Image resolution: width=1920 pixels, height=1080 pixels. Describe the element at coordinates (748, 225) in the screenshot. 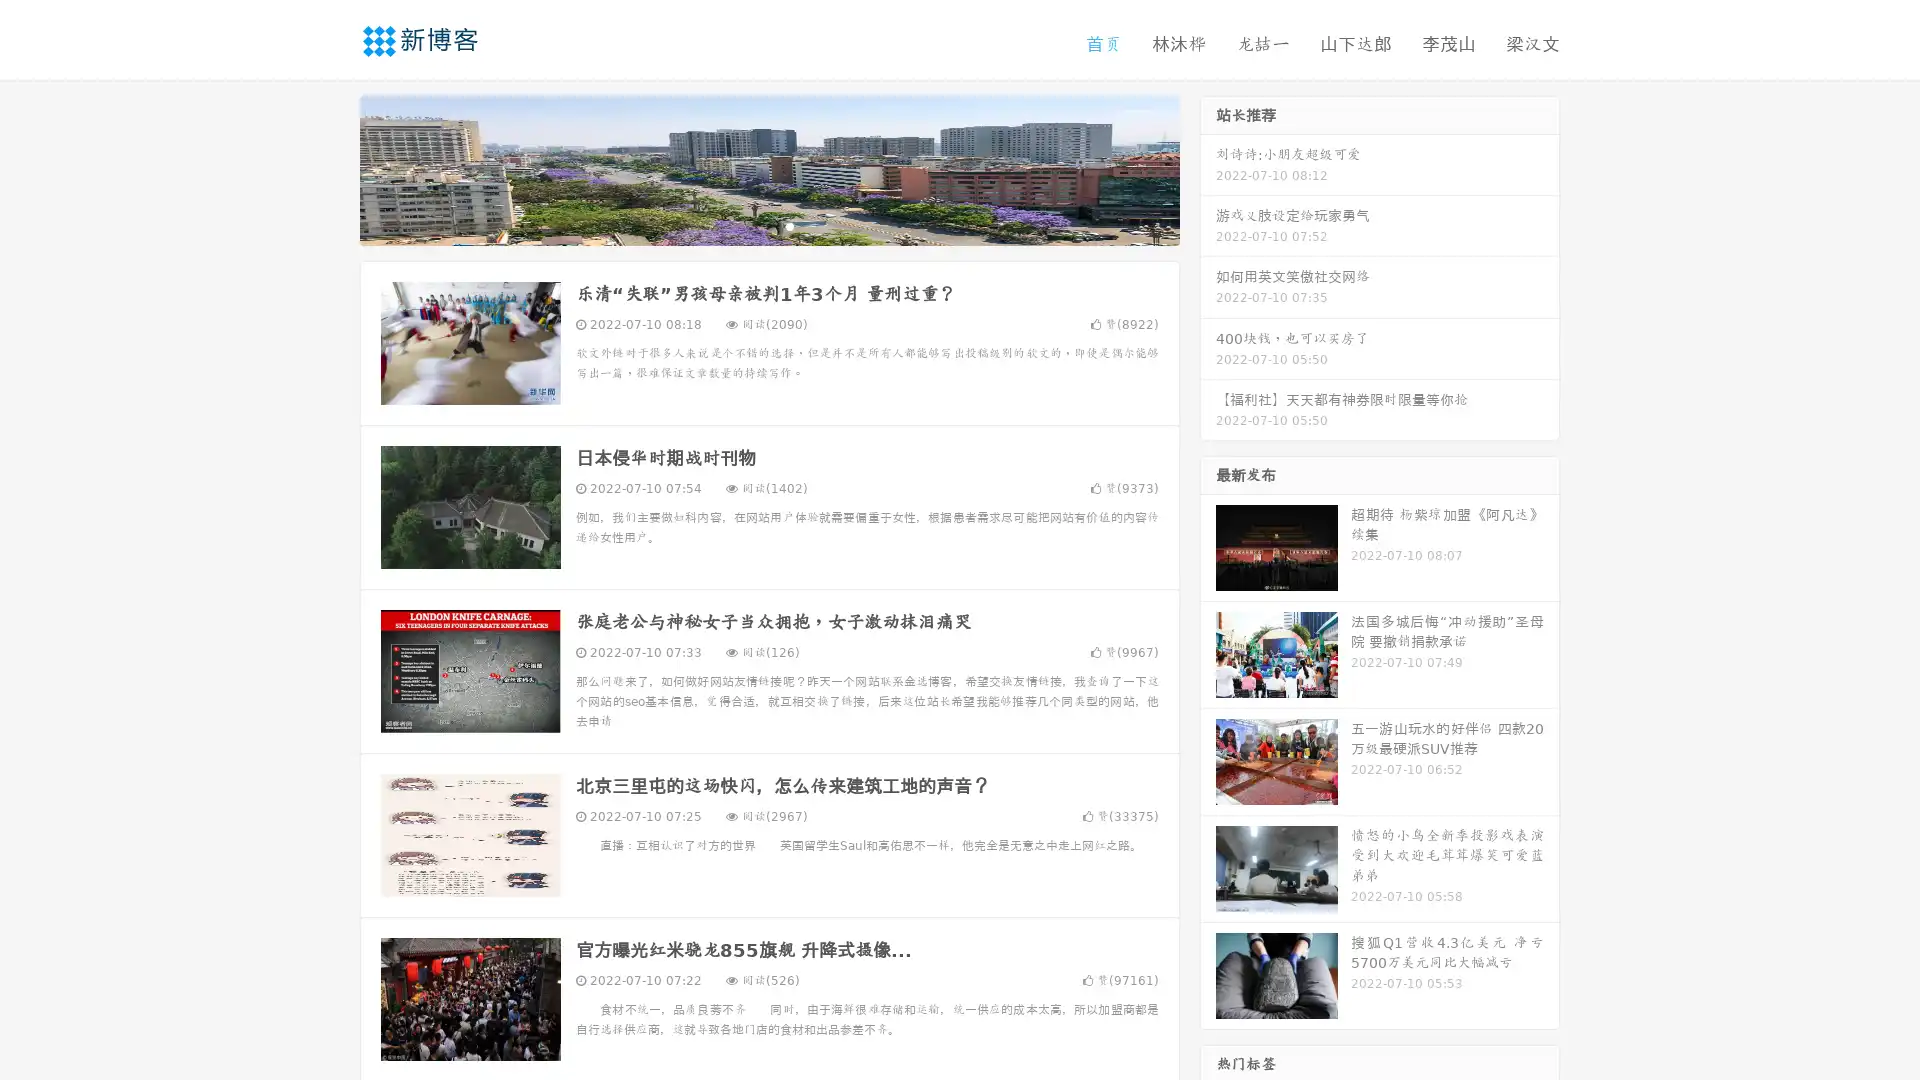

I see `Go to slide 1` at that location.